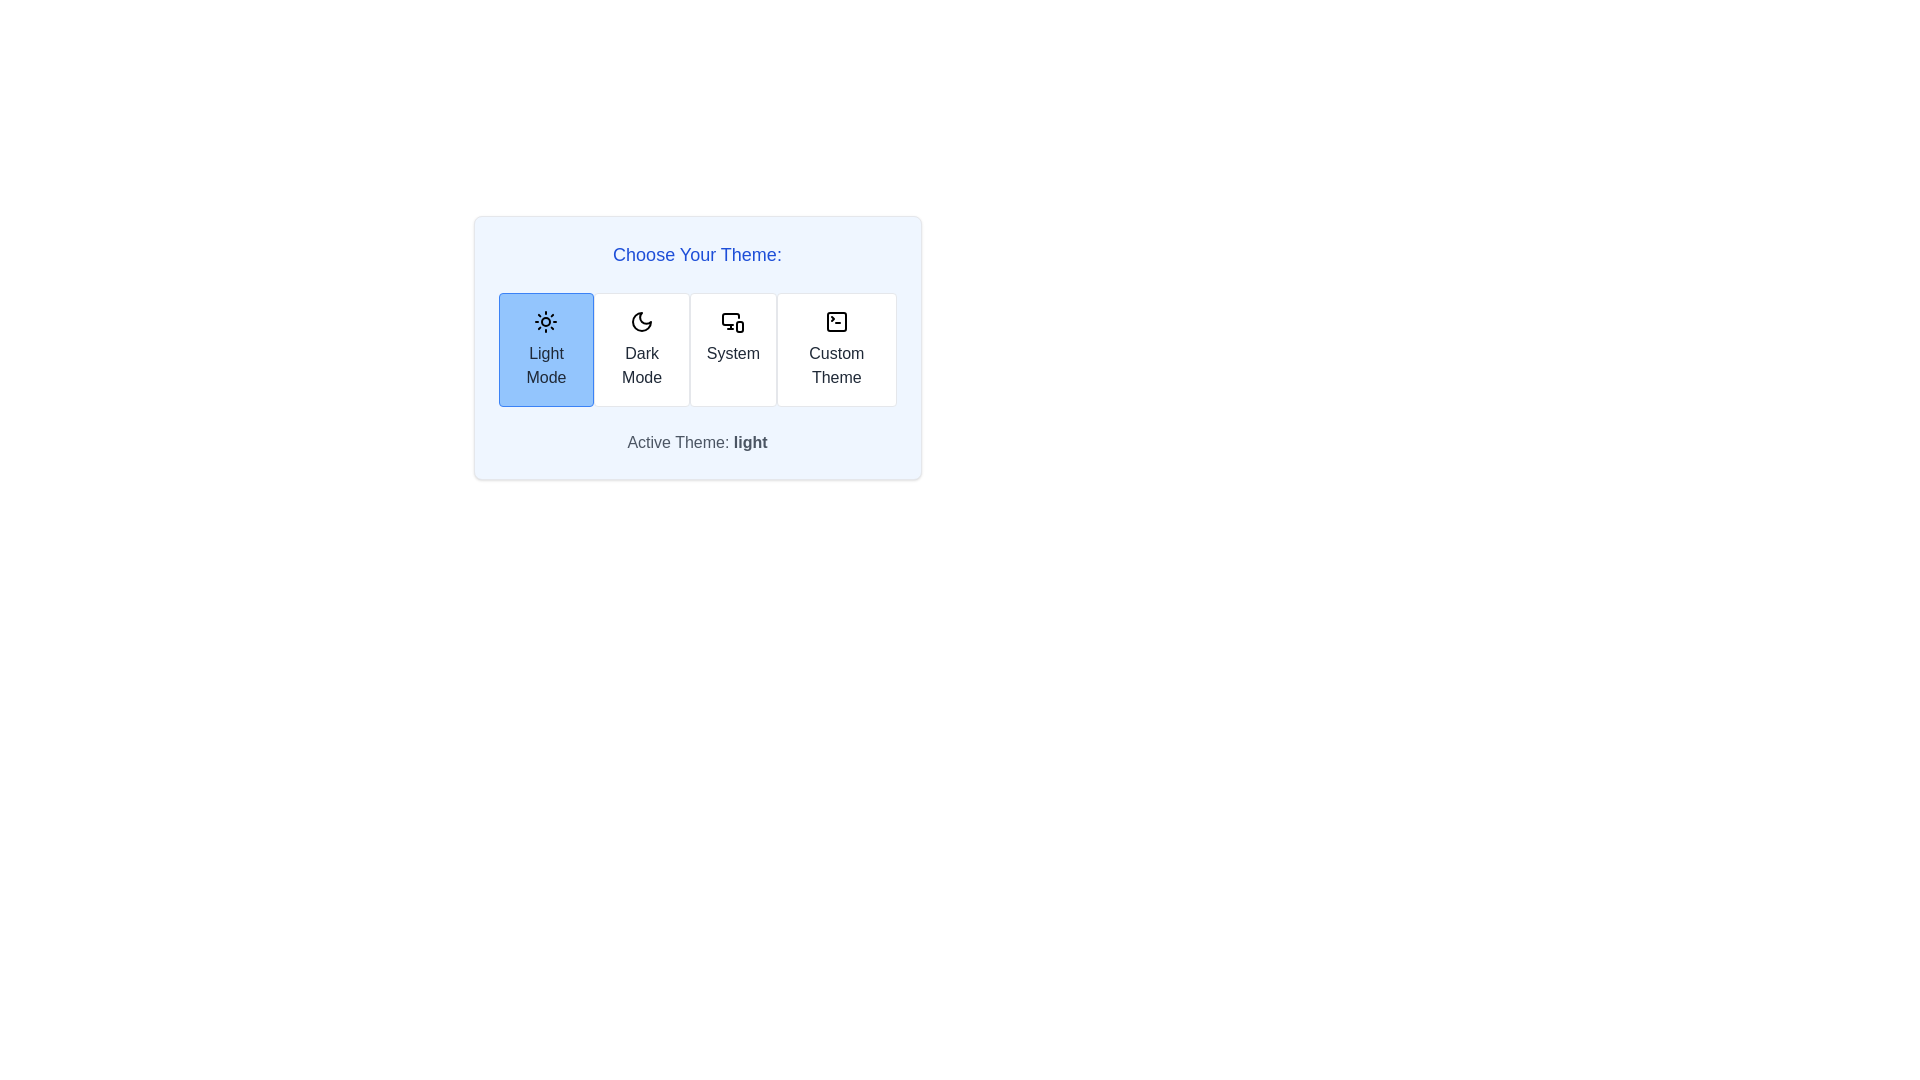  Describe the element at coordinates (732, 349) in the screenshot. I see `the theme option System by clicking on the corresponding button` at that location.